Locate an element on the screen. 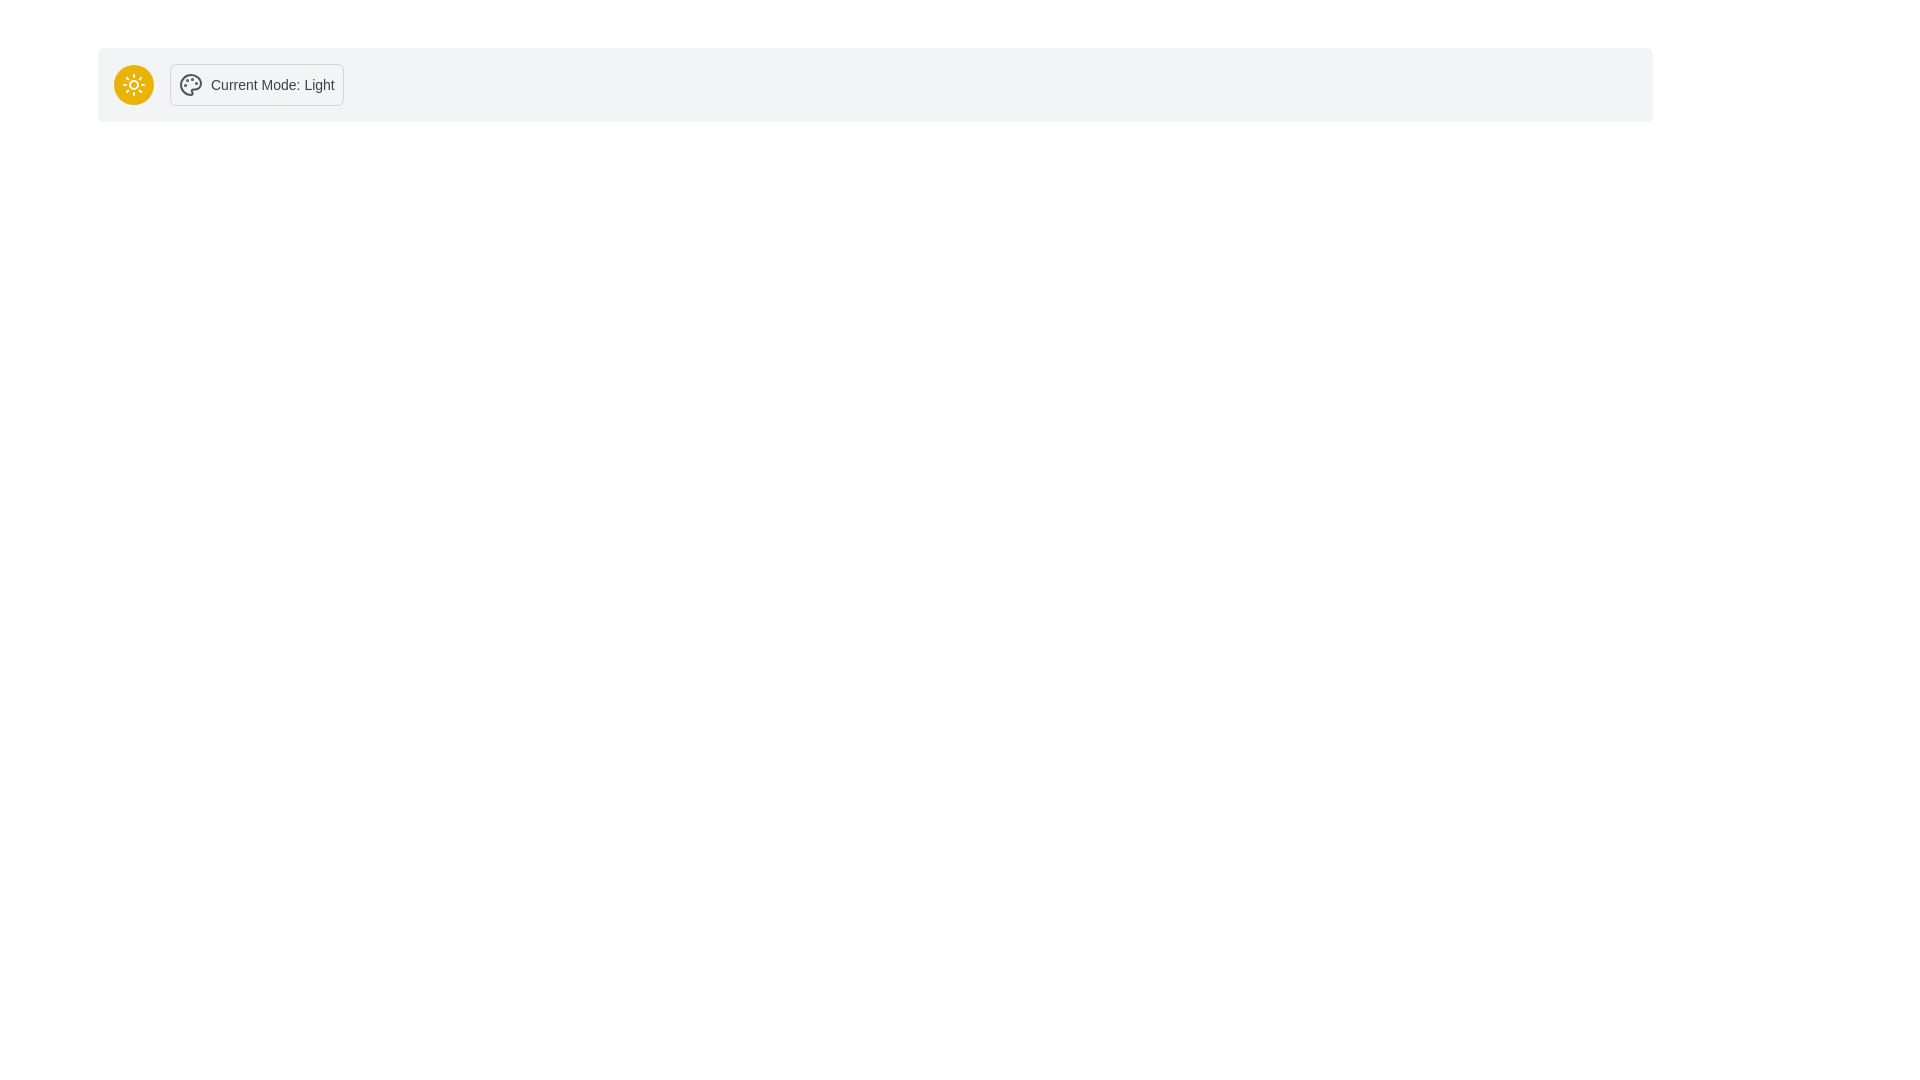 This screenshot has width=1920, height=1080. the circular yellow button with a white sun icon located in the top left portion of the 'Current Mode: Light' bar is located at coordinates (133, 83).